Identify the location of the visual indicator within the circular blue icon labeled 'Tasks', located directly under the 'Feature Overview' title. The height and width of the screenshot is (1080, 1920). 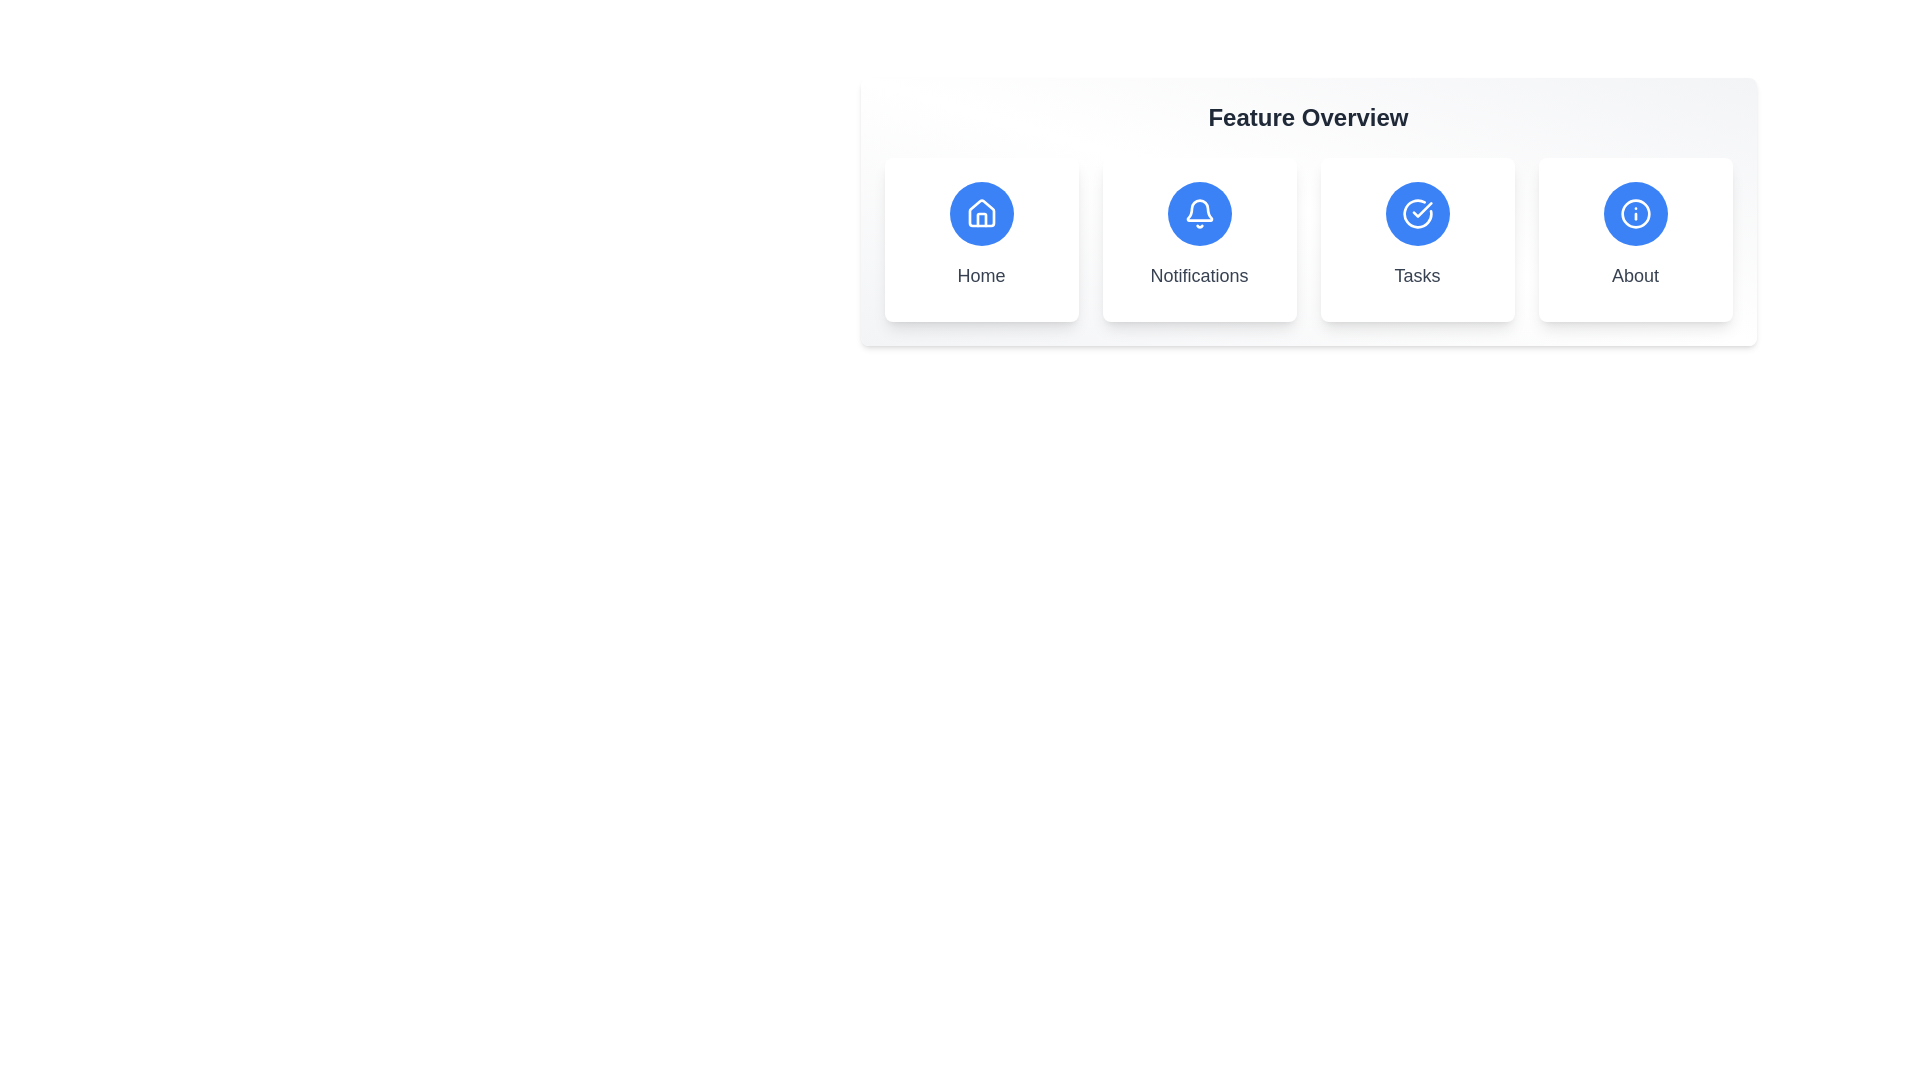
(1421, 209).